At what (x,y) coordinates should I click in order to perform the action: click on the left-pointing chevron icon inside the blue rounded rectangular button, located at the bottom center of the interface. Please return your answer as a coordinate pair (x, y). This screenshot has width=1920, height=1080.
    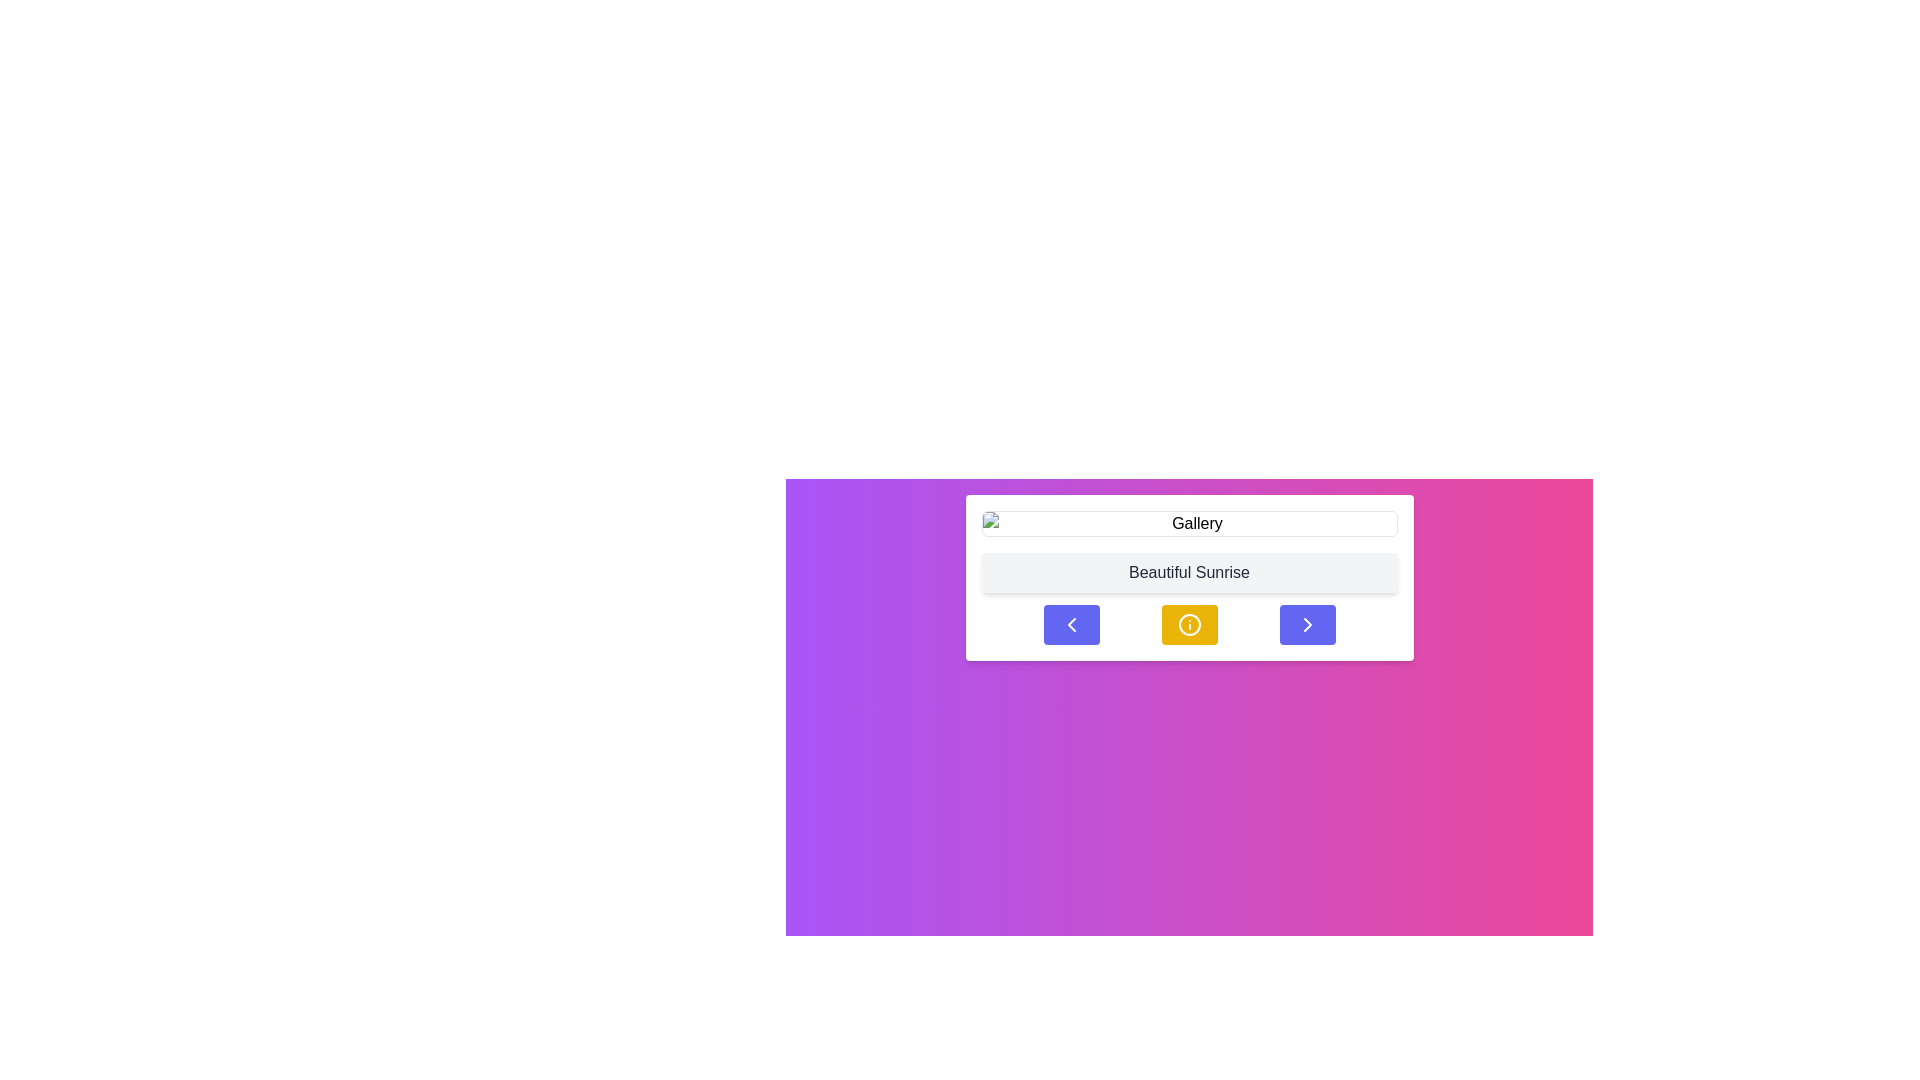
    Looking at the image, I should click on (1070, 623).